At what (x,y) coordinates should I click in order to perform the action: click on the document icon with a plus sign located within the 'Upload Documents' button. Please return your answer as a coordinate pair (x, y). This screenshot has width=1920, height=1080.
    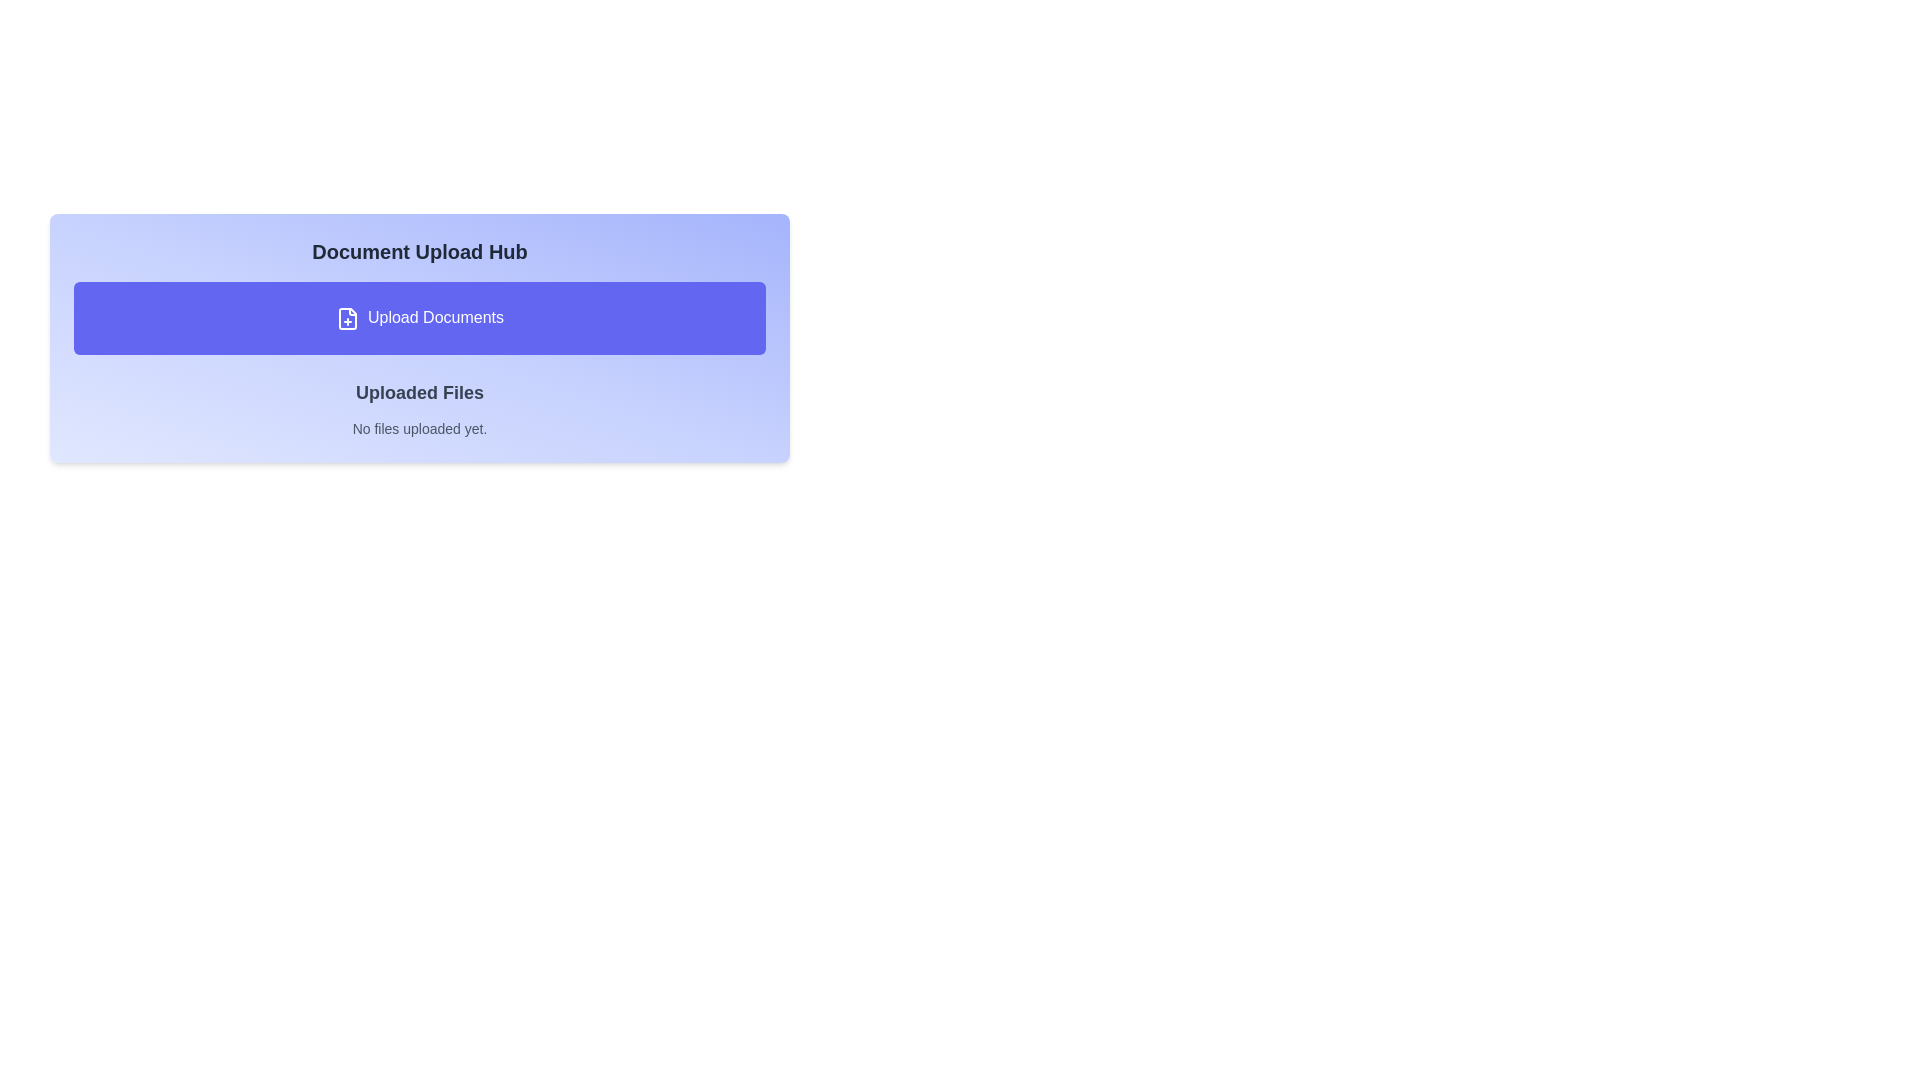
    Looking at the image, I should click on (347, 317).